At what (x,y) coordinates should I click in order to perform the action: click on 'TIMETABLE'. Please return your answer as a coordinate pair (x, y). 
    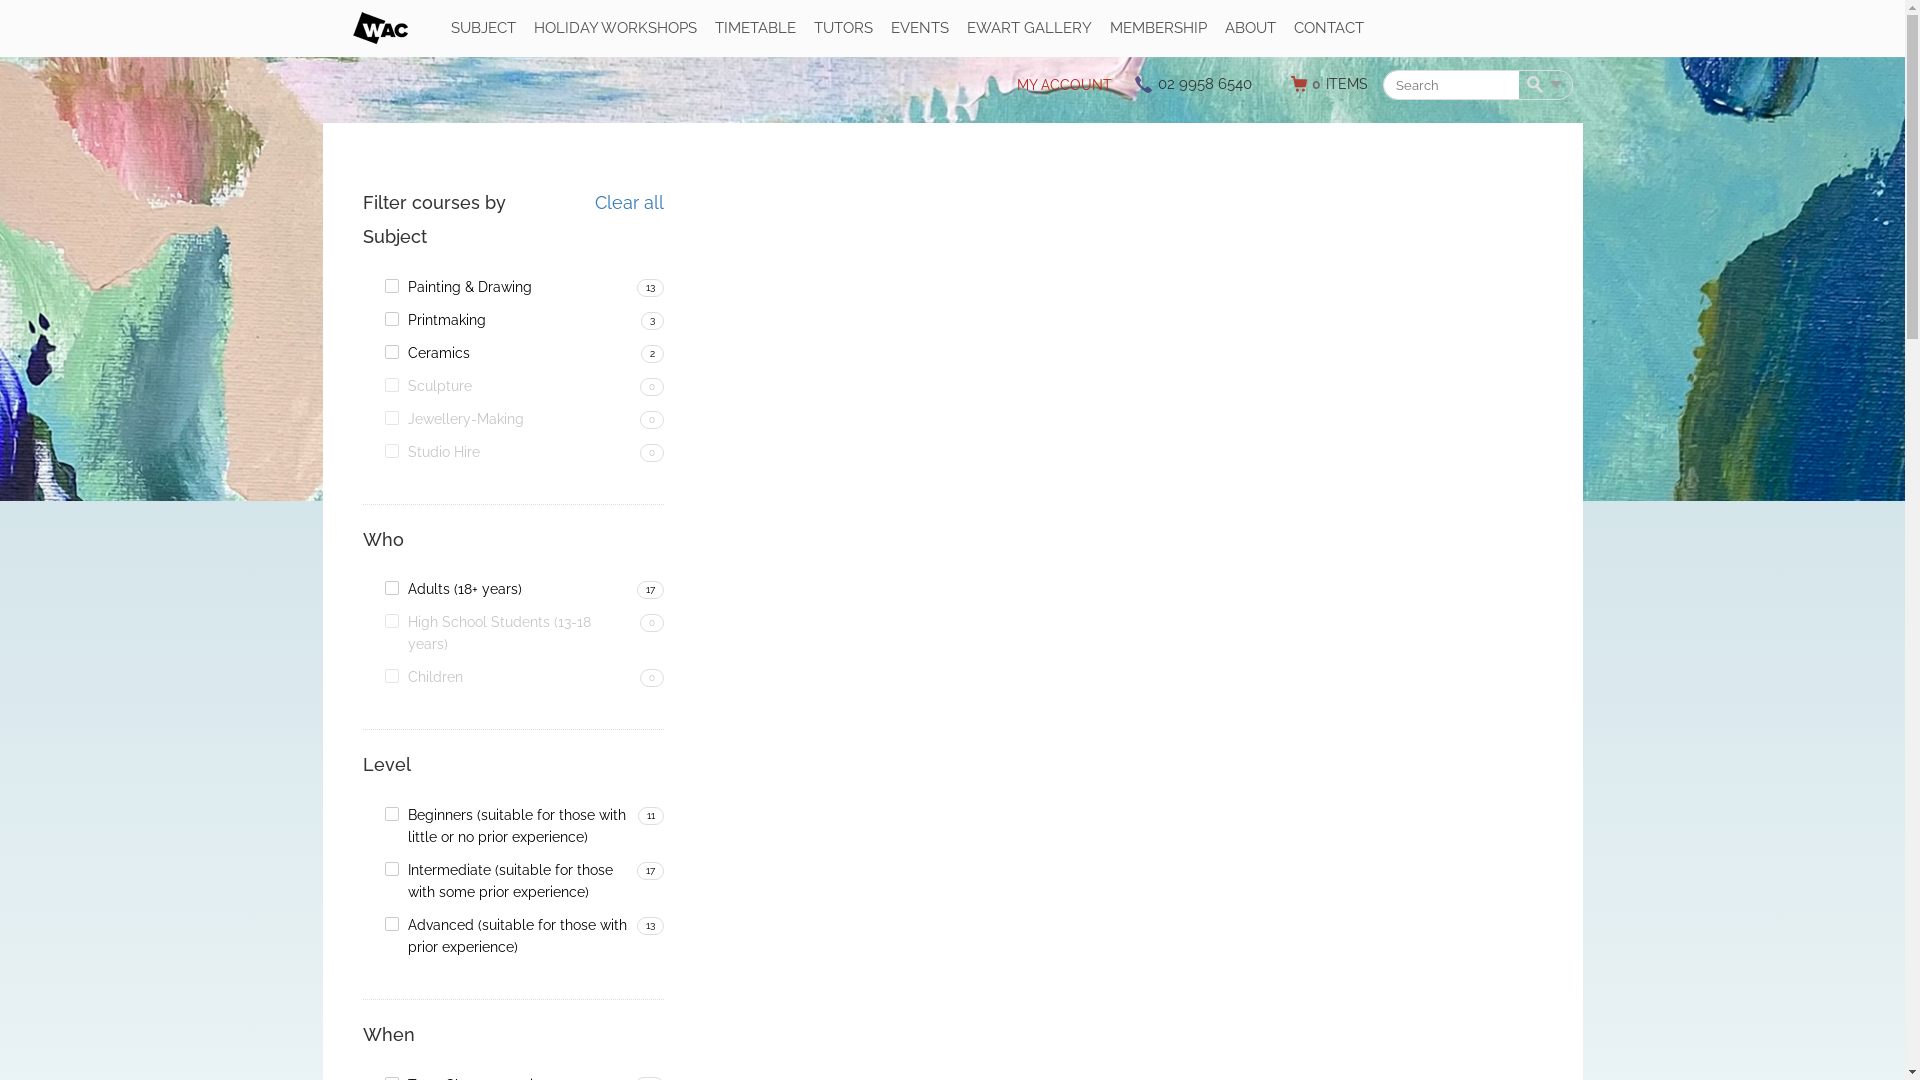
    Looking at the image, I should click on (753, 27).